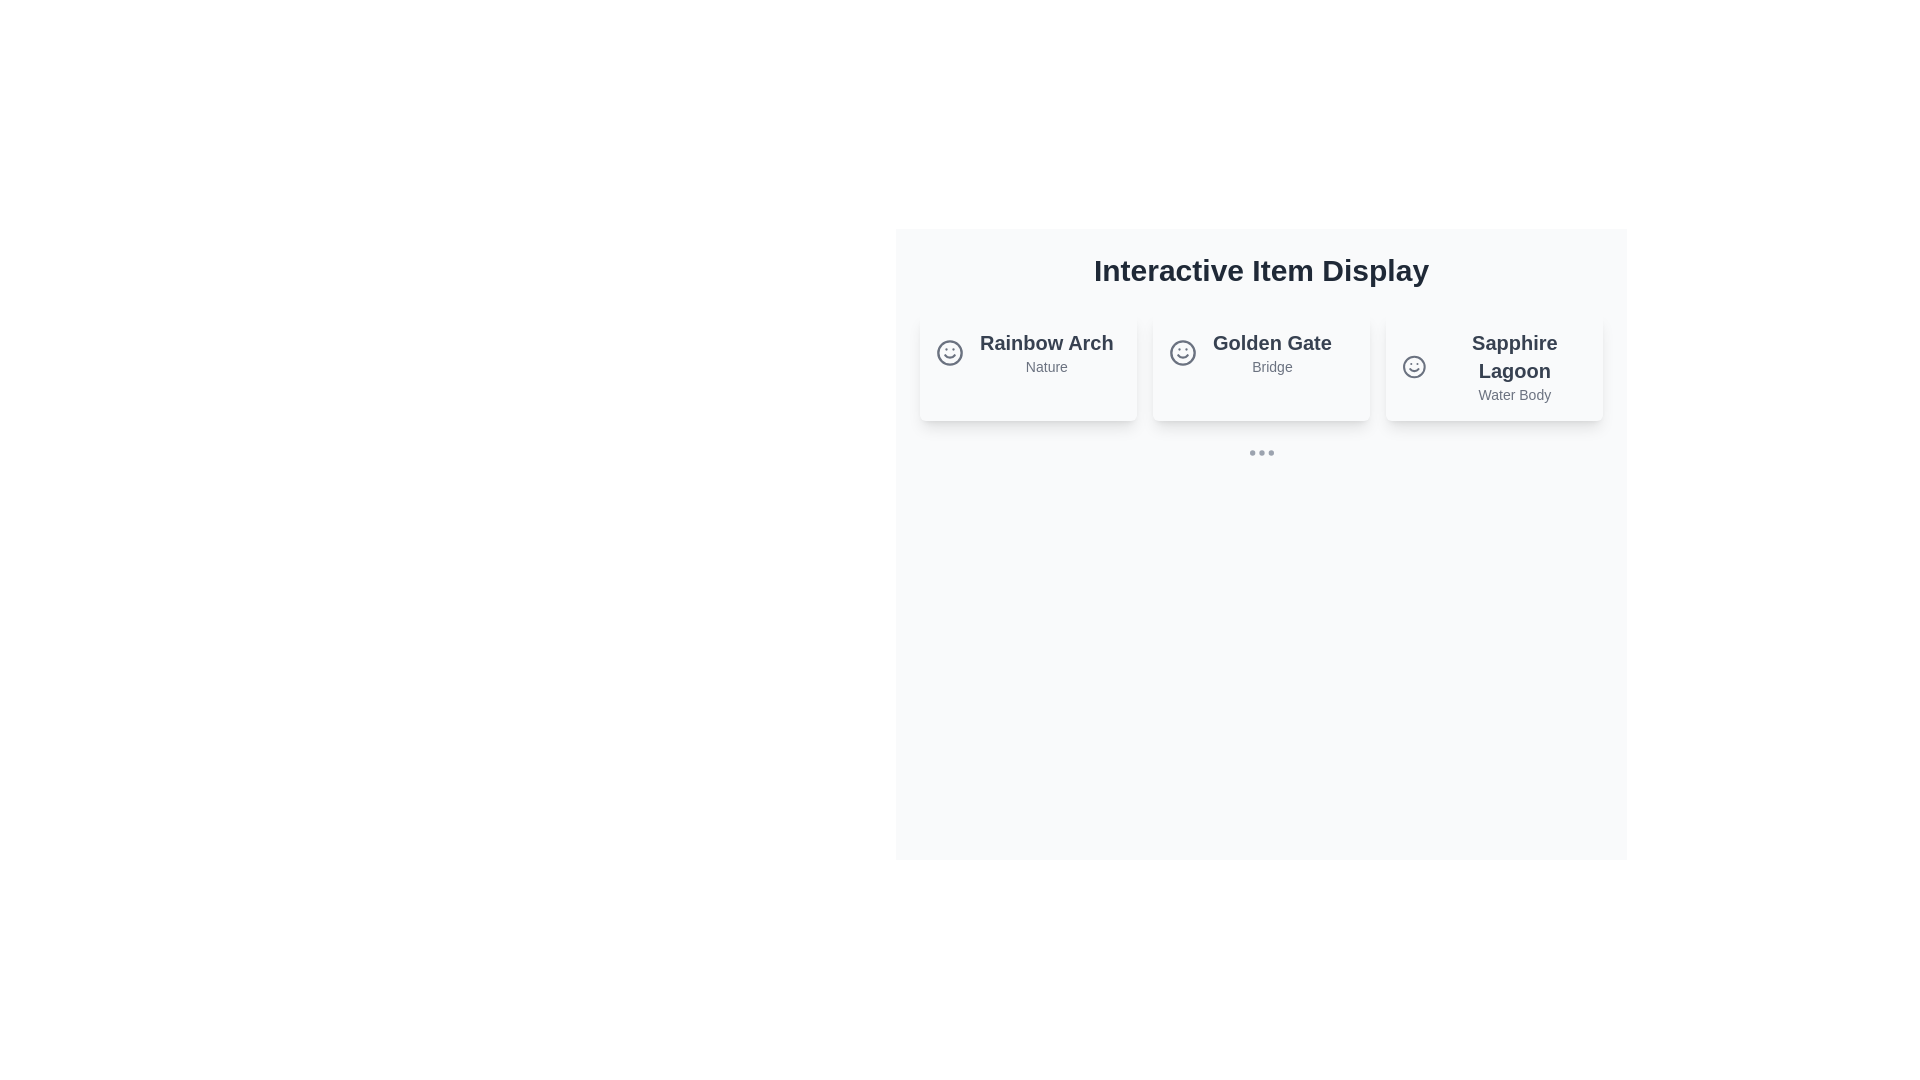 This screenshot has width=1920, height=1080. I want to click on the 'Golden Gate' button, which is a rectangular card with a shadowed rounded border displaying the text 'Golden Gate' in bold and 'Bridge' in smaller gray font, located in the middle column of a grid layout, so click(1260, 366).